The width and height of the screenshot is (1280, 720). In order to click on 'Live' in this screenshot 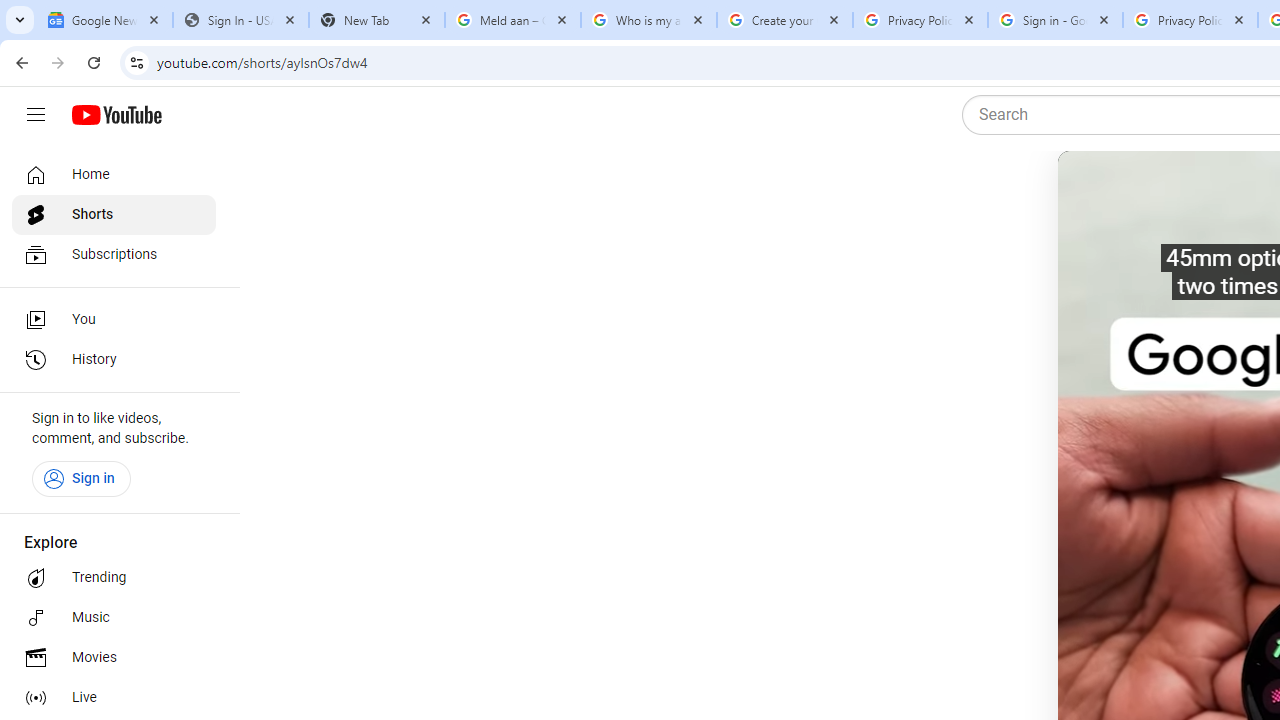, I will do `click(112, 697)`.